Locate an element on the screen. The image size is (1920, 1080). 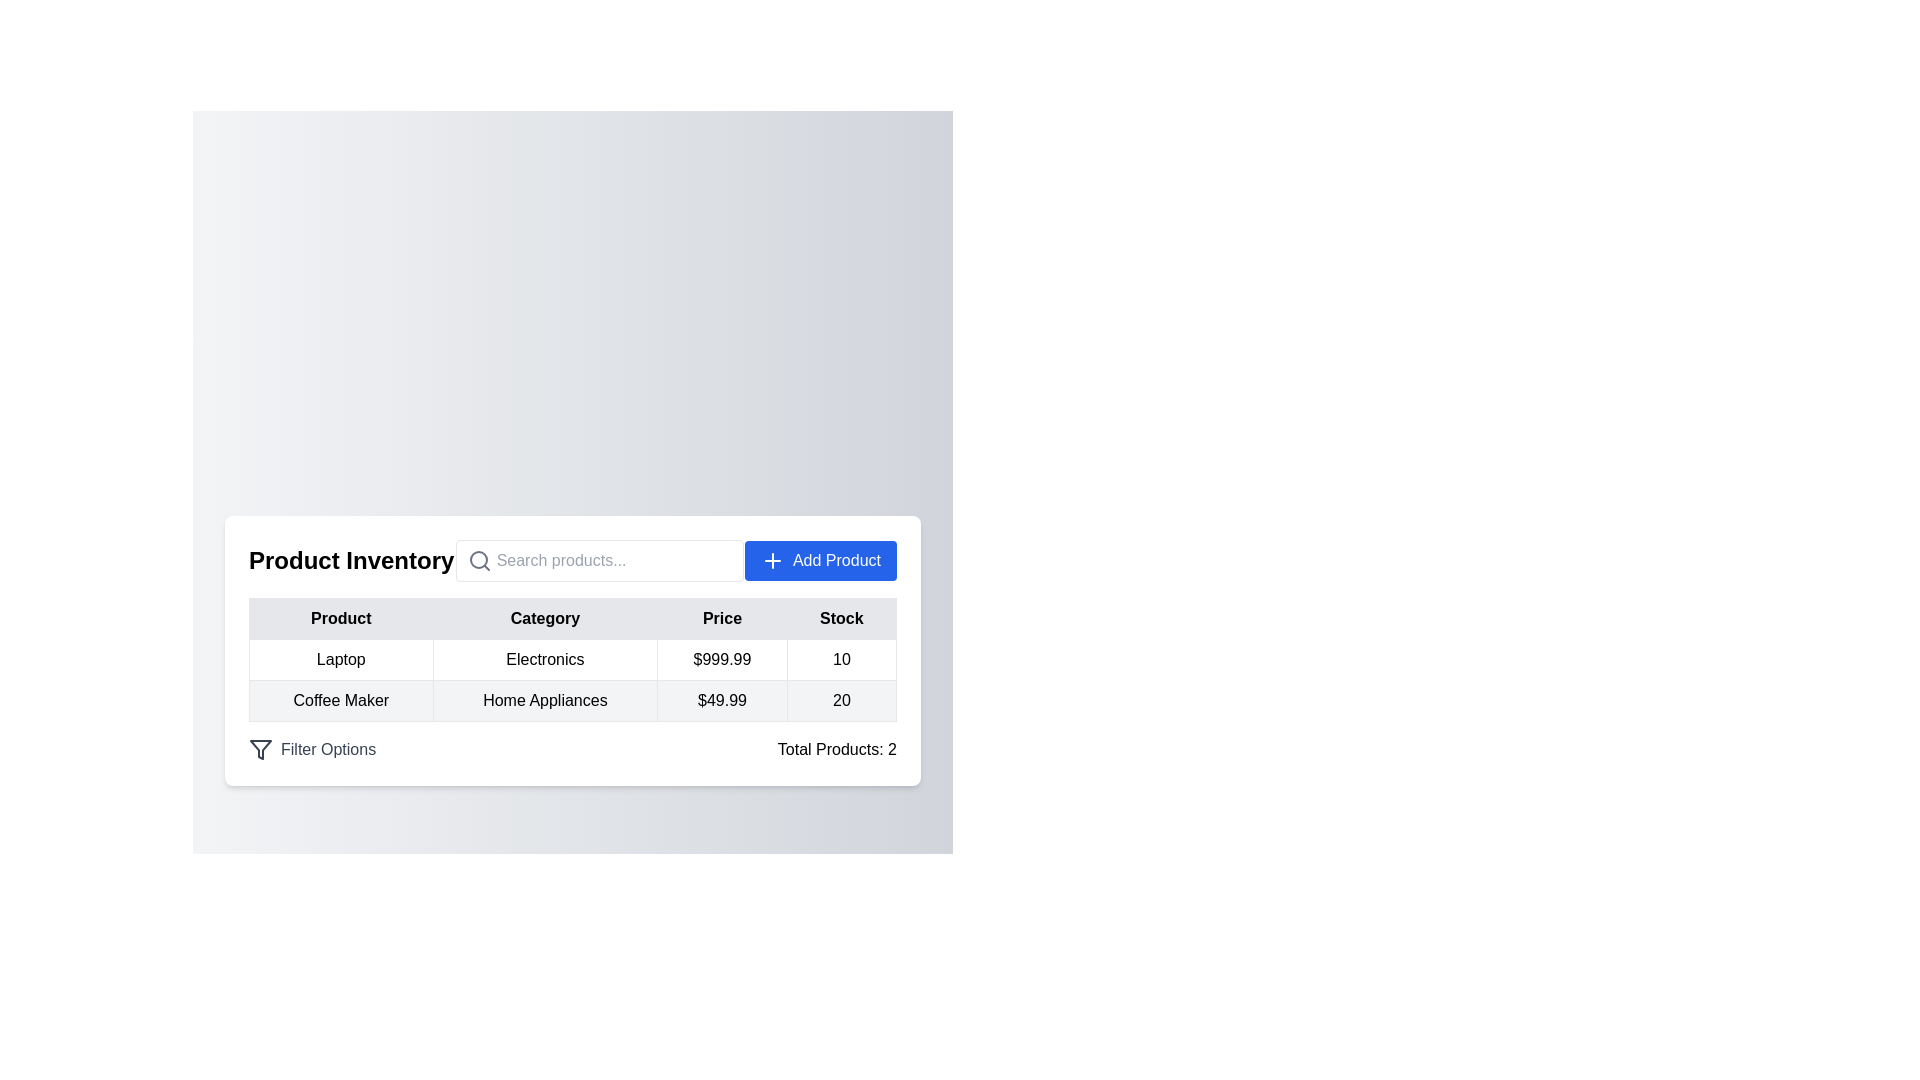
the title element for the 'Product Inventory' section, which is located at the top left of the card-like structure above the search bar and next to the 'Add Product' button is located at coordinates (351, 560).